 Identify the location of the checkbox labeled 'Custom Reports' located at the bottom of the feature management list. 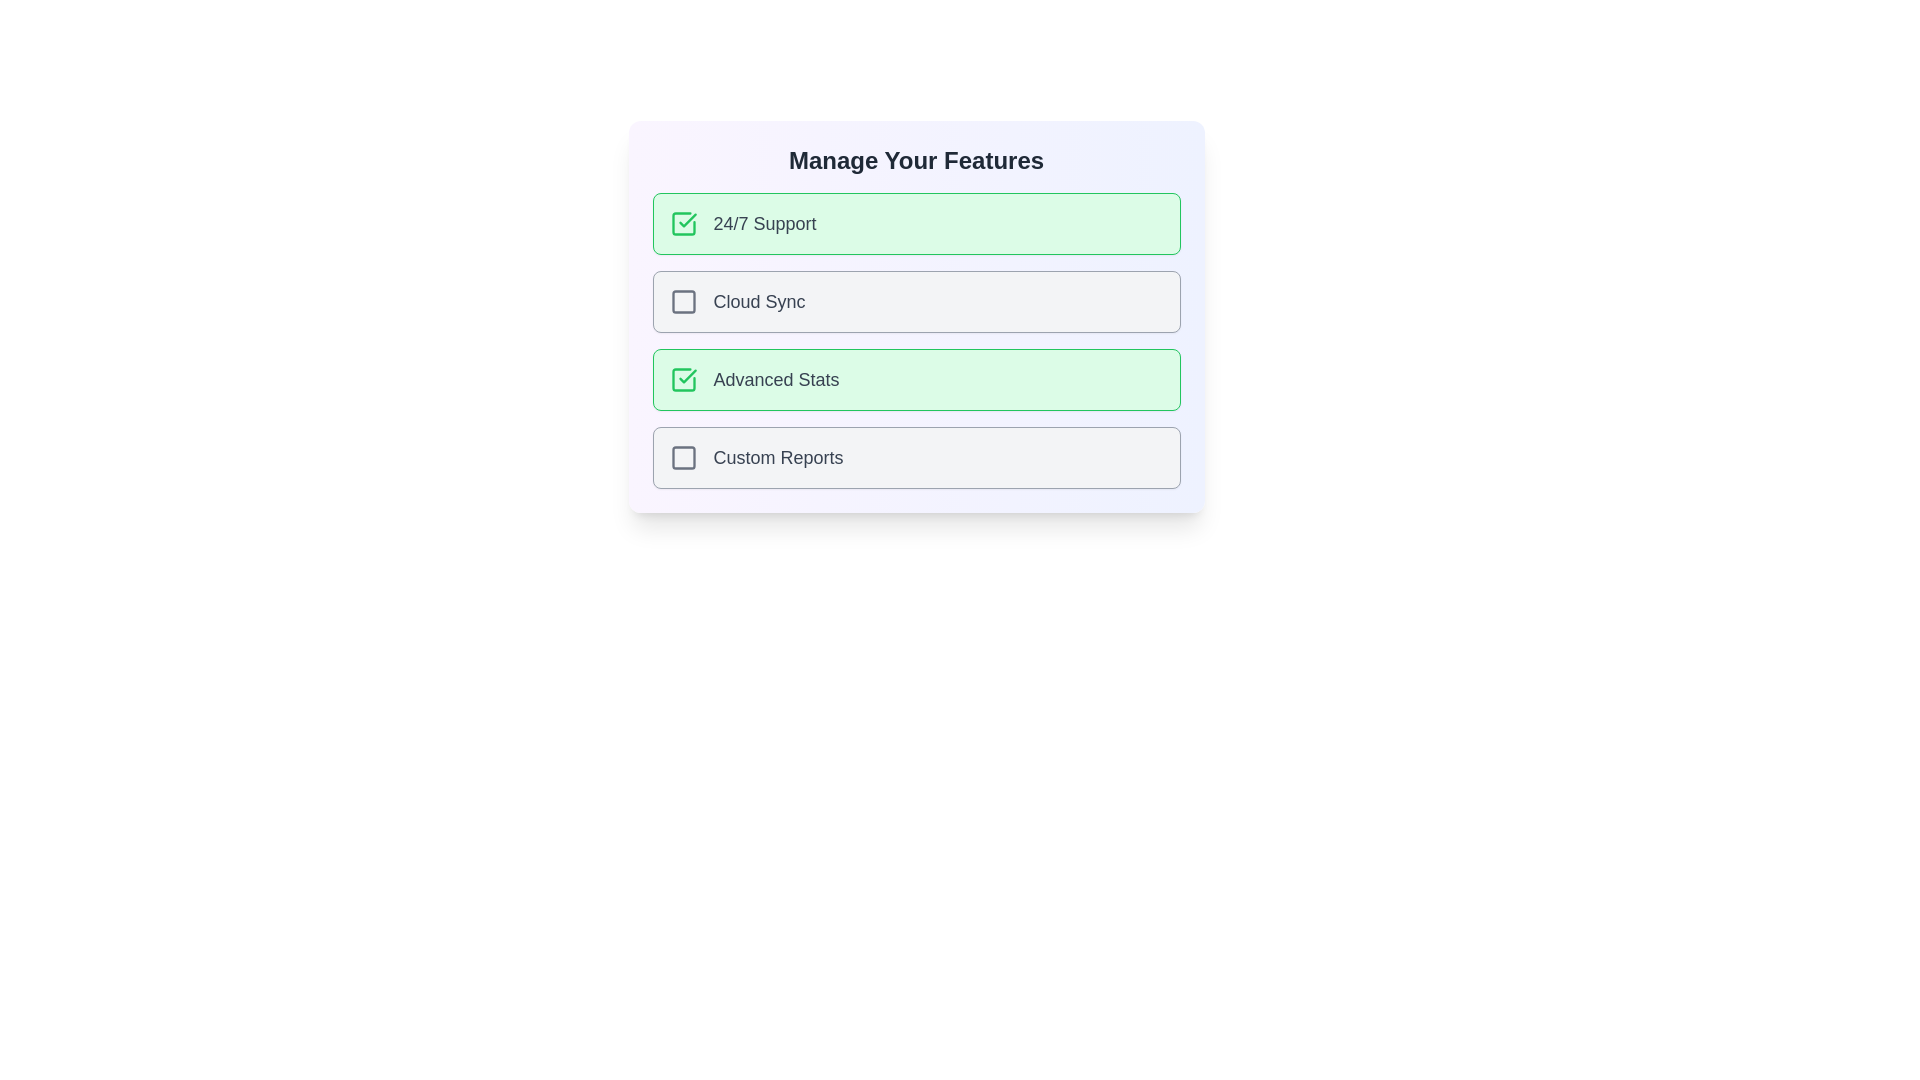
(915, 458).